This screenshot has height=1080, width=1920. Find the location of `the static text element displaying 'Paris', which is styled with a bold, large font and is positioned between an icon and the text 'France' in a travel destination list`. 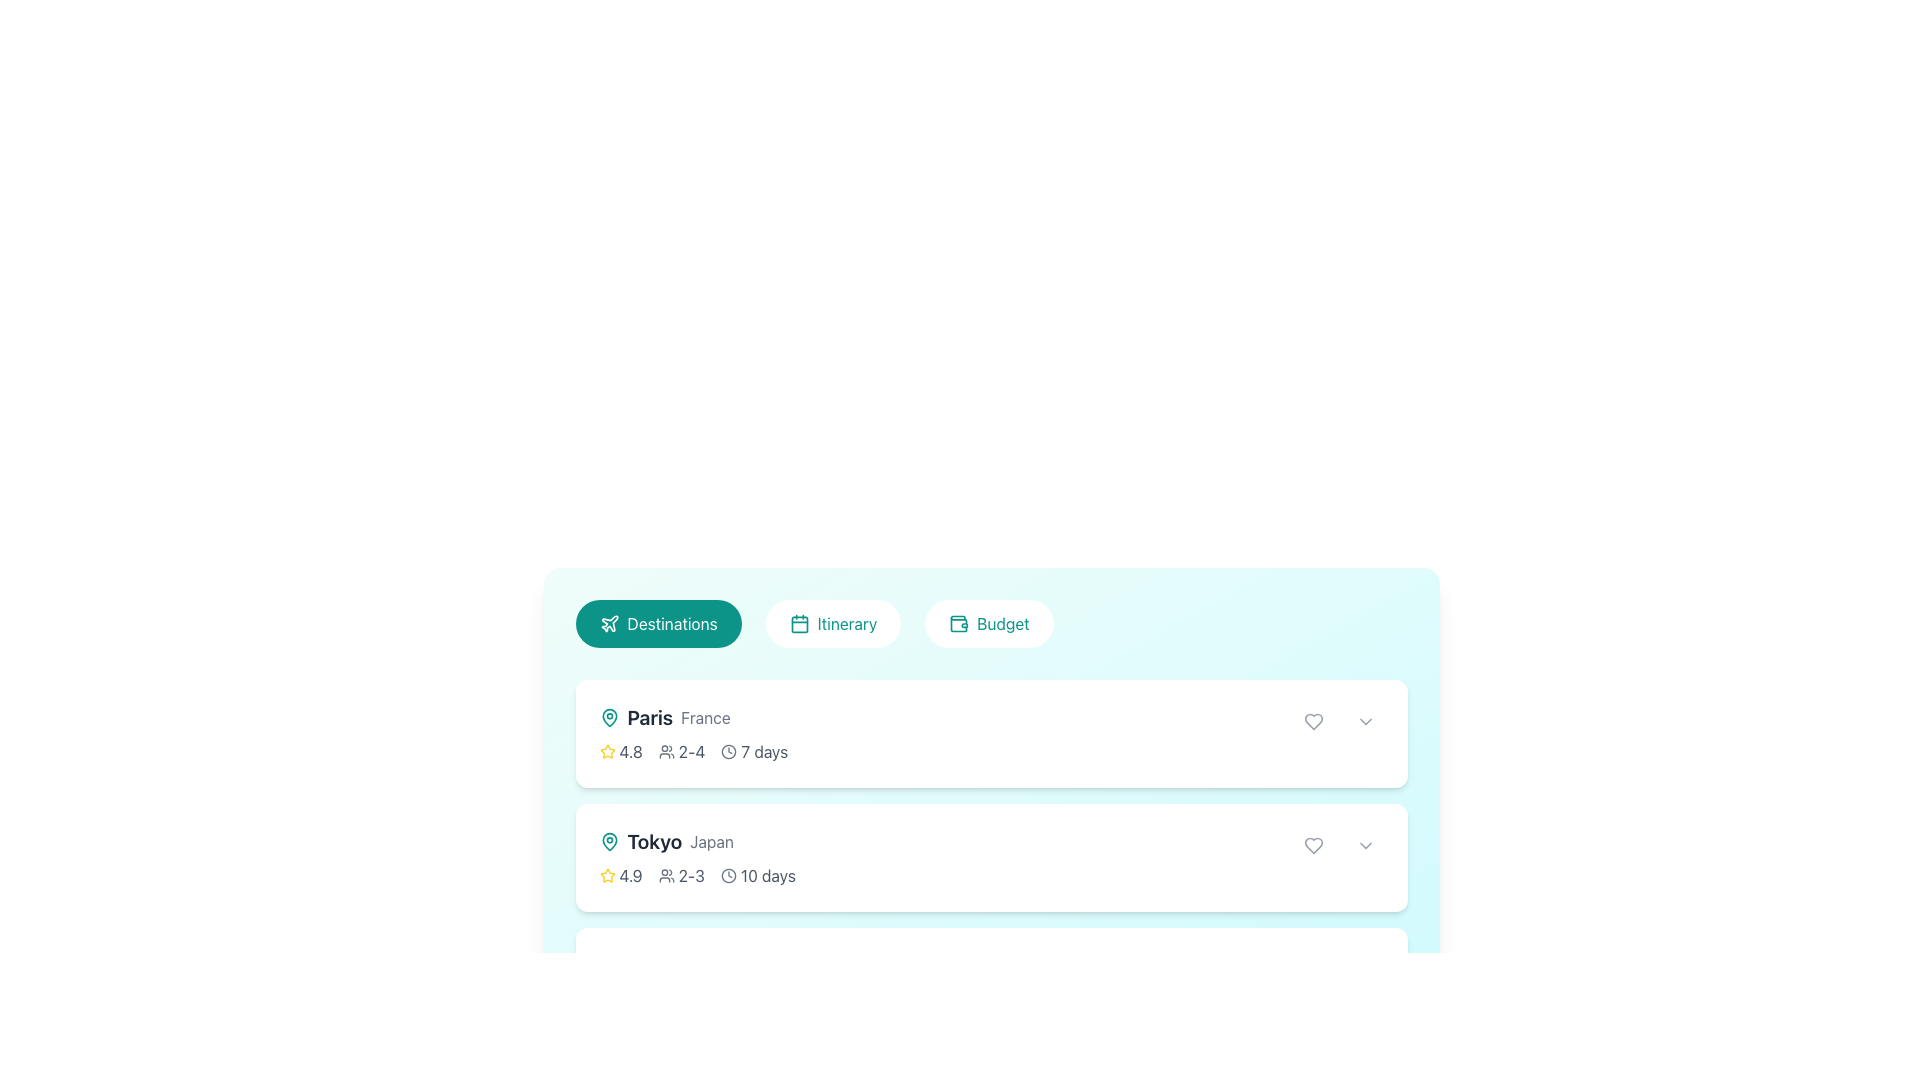

the static text element displaying 'Paris', which is styled with a bold, large font and is positioned between an icon and the text 'France' in a travel destination list is located at coordinates (650, 716).